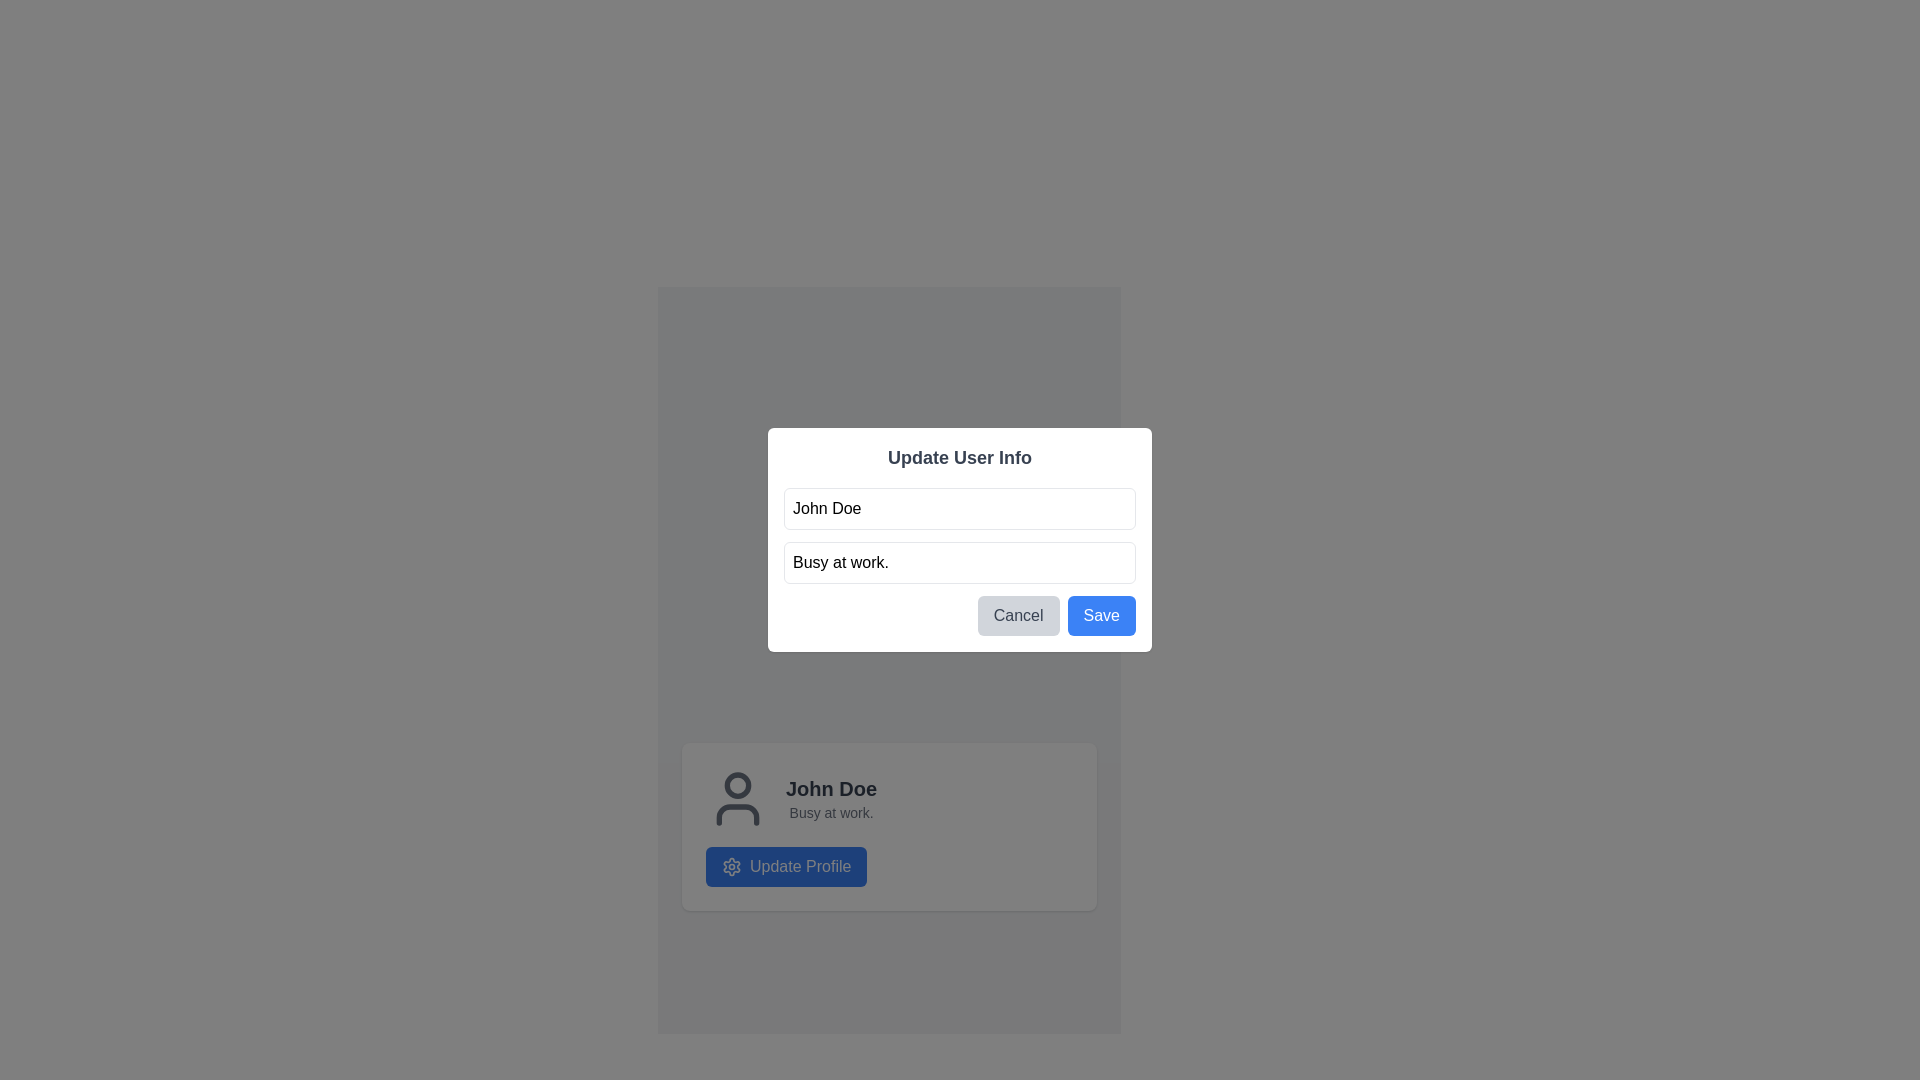 The width and height of the screenshot is (1920, 1080). I want to click on the title or header text located at the top of the white, rounded rectangle box which indicates the context of the form, so click(960, 458).